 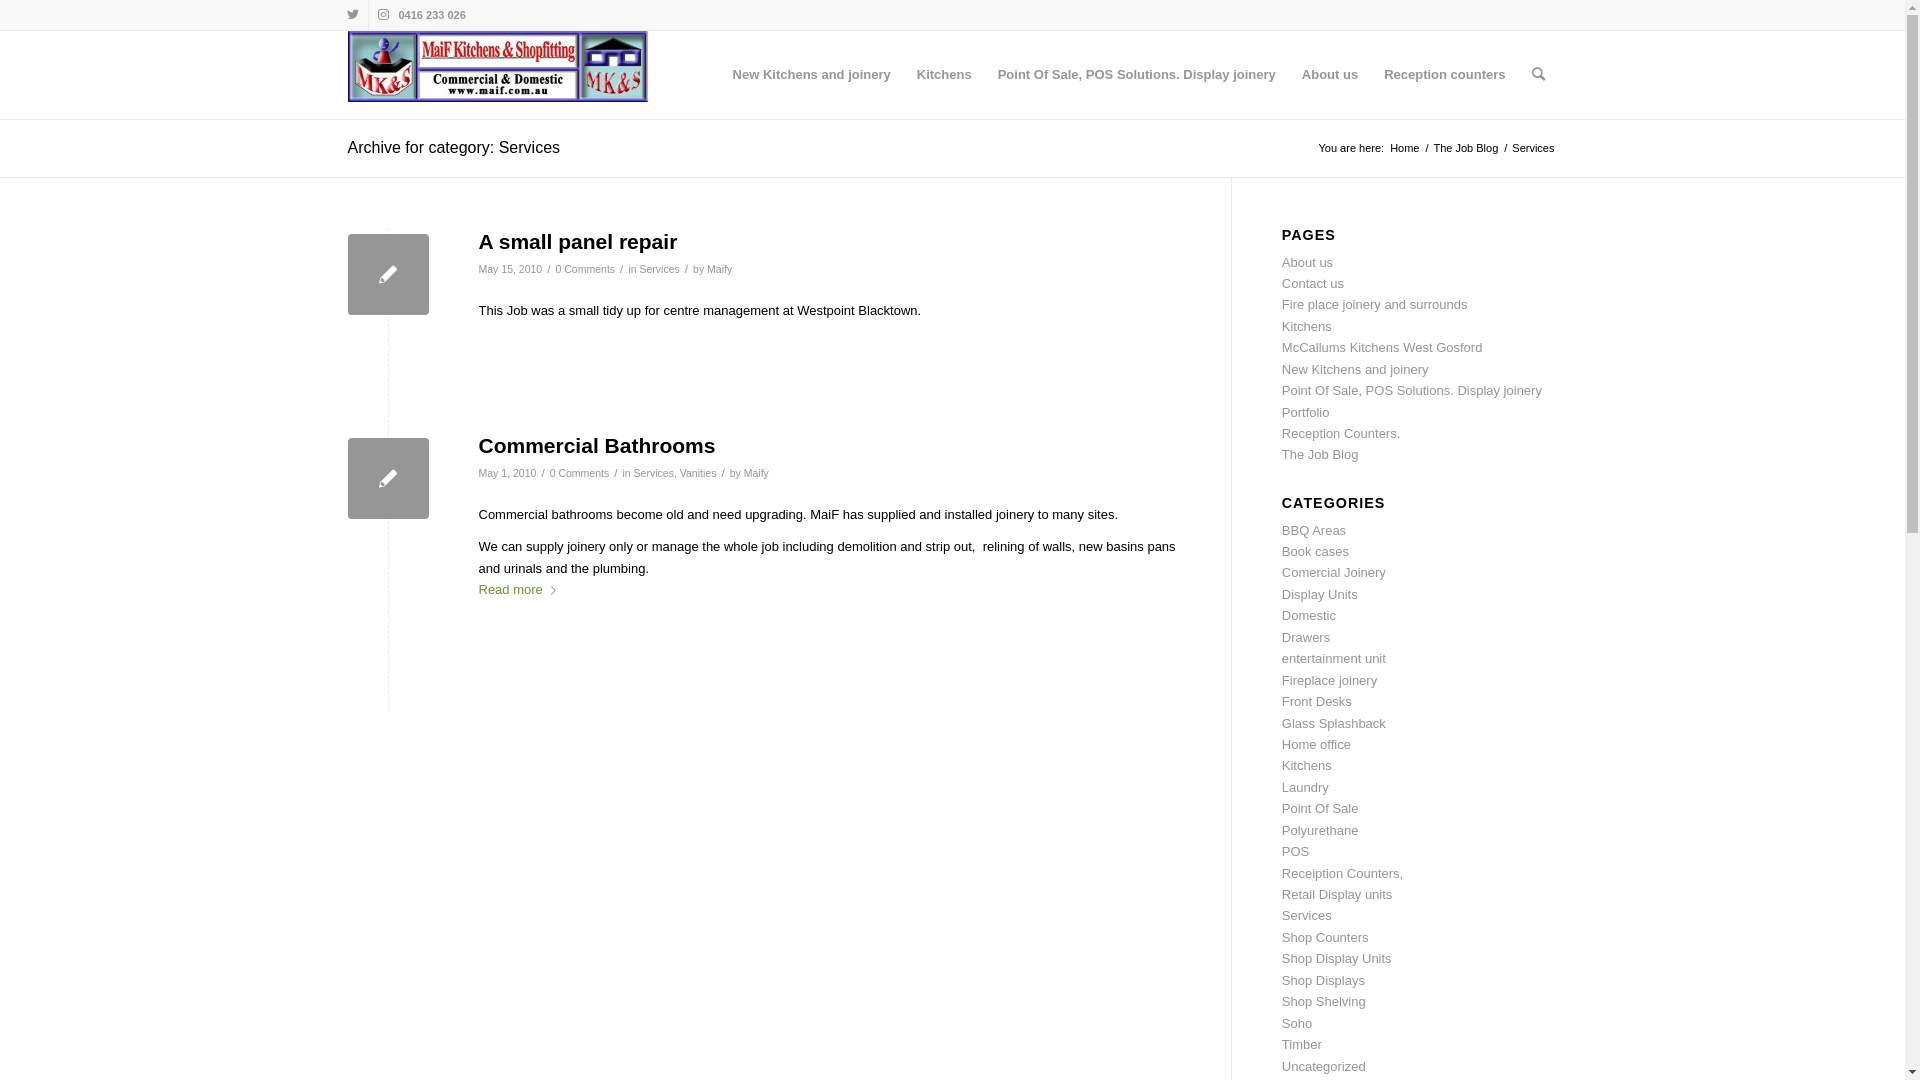 I want to click on 'A small panel repair', so click(x=388, y=274).